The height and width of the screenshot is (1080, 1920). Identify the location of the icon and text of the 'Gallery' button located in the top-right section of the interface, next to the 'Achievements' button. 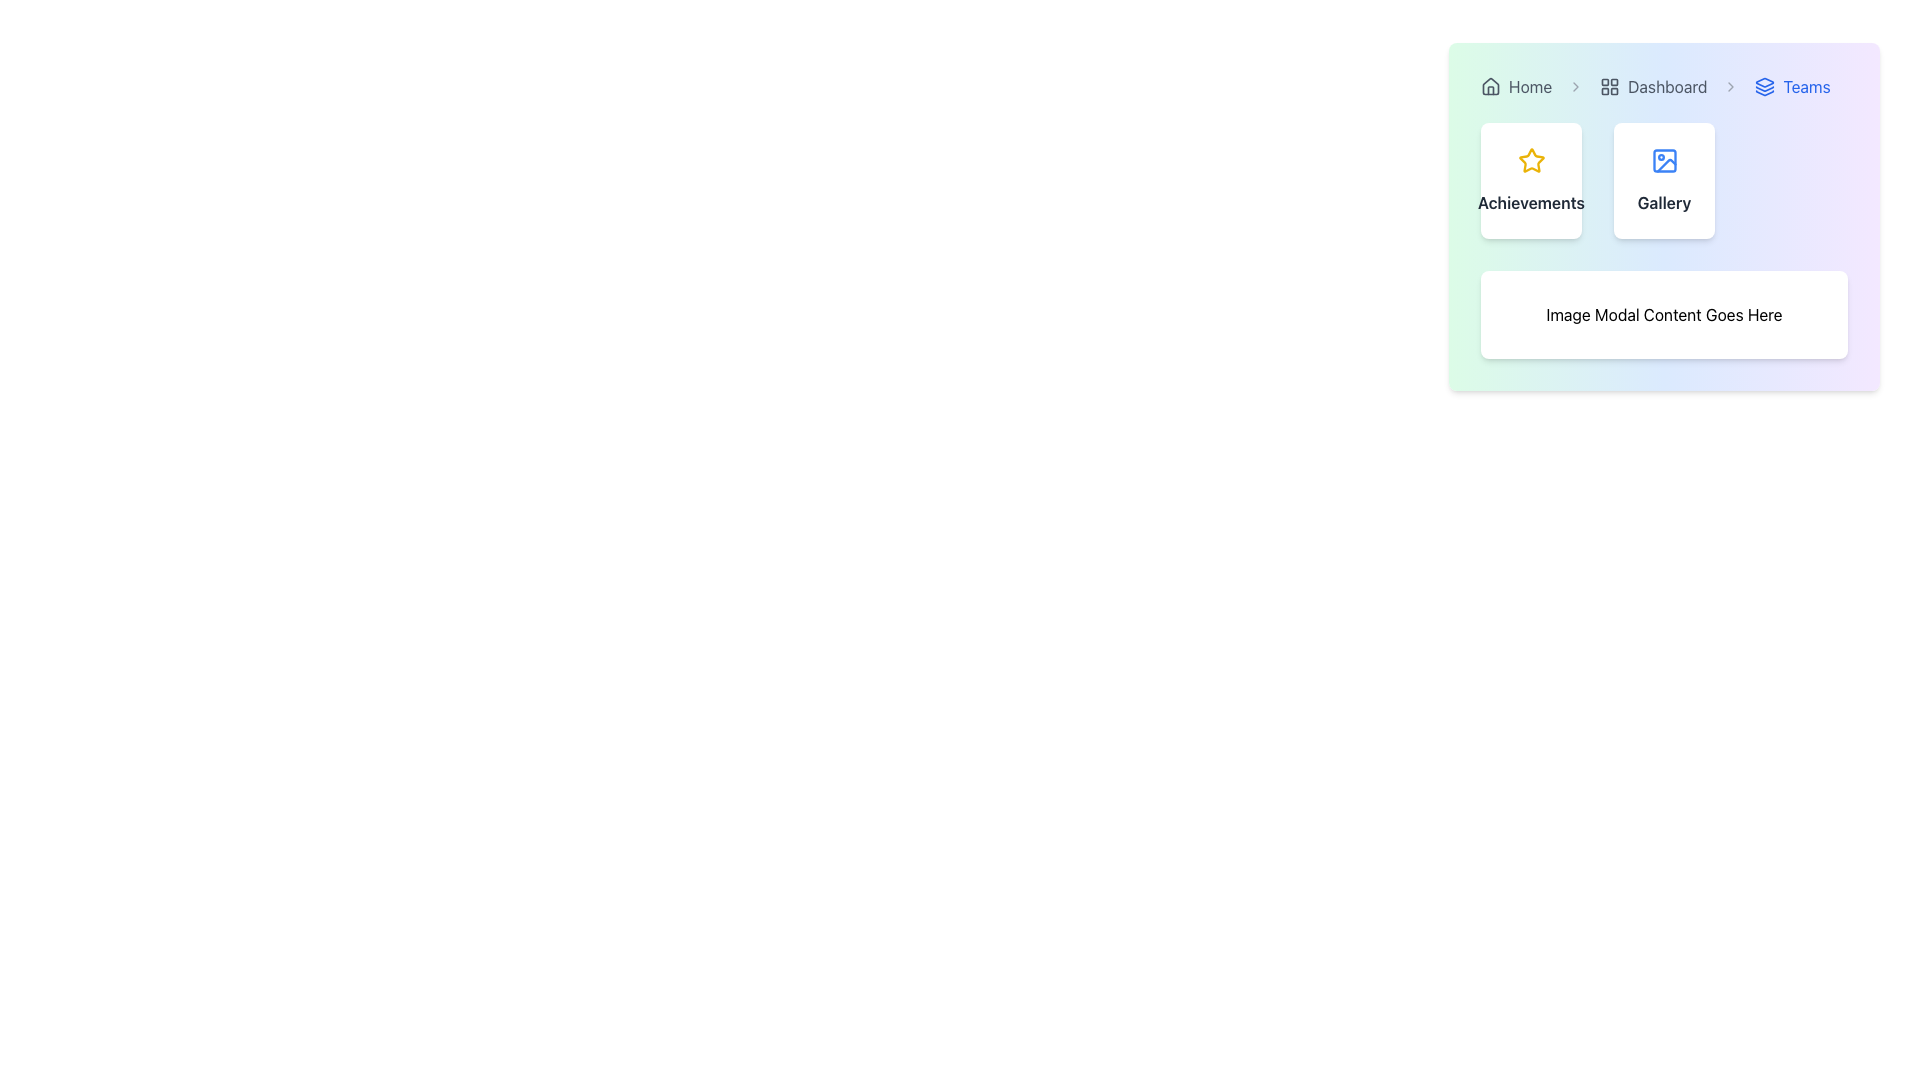
(1664, 181).